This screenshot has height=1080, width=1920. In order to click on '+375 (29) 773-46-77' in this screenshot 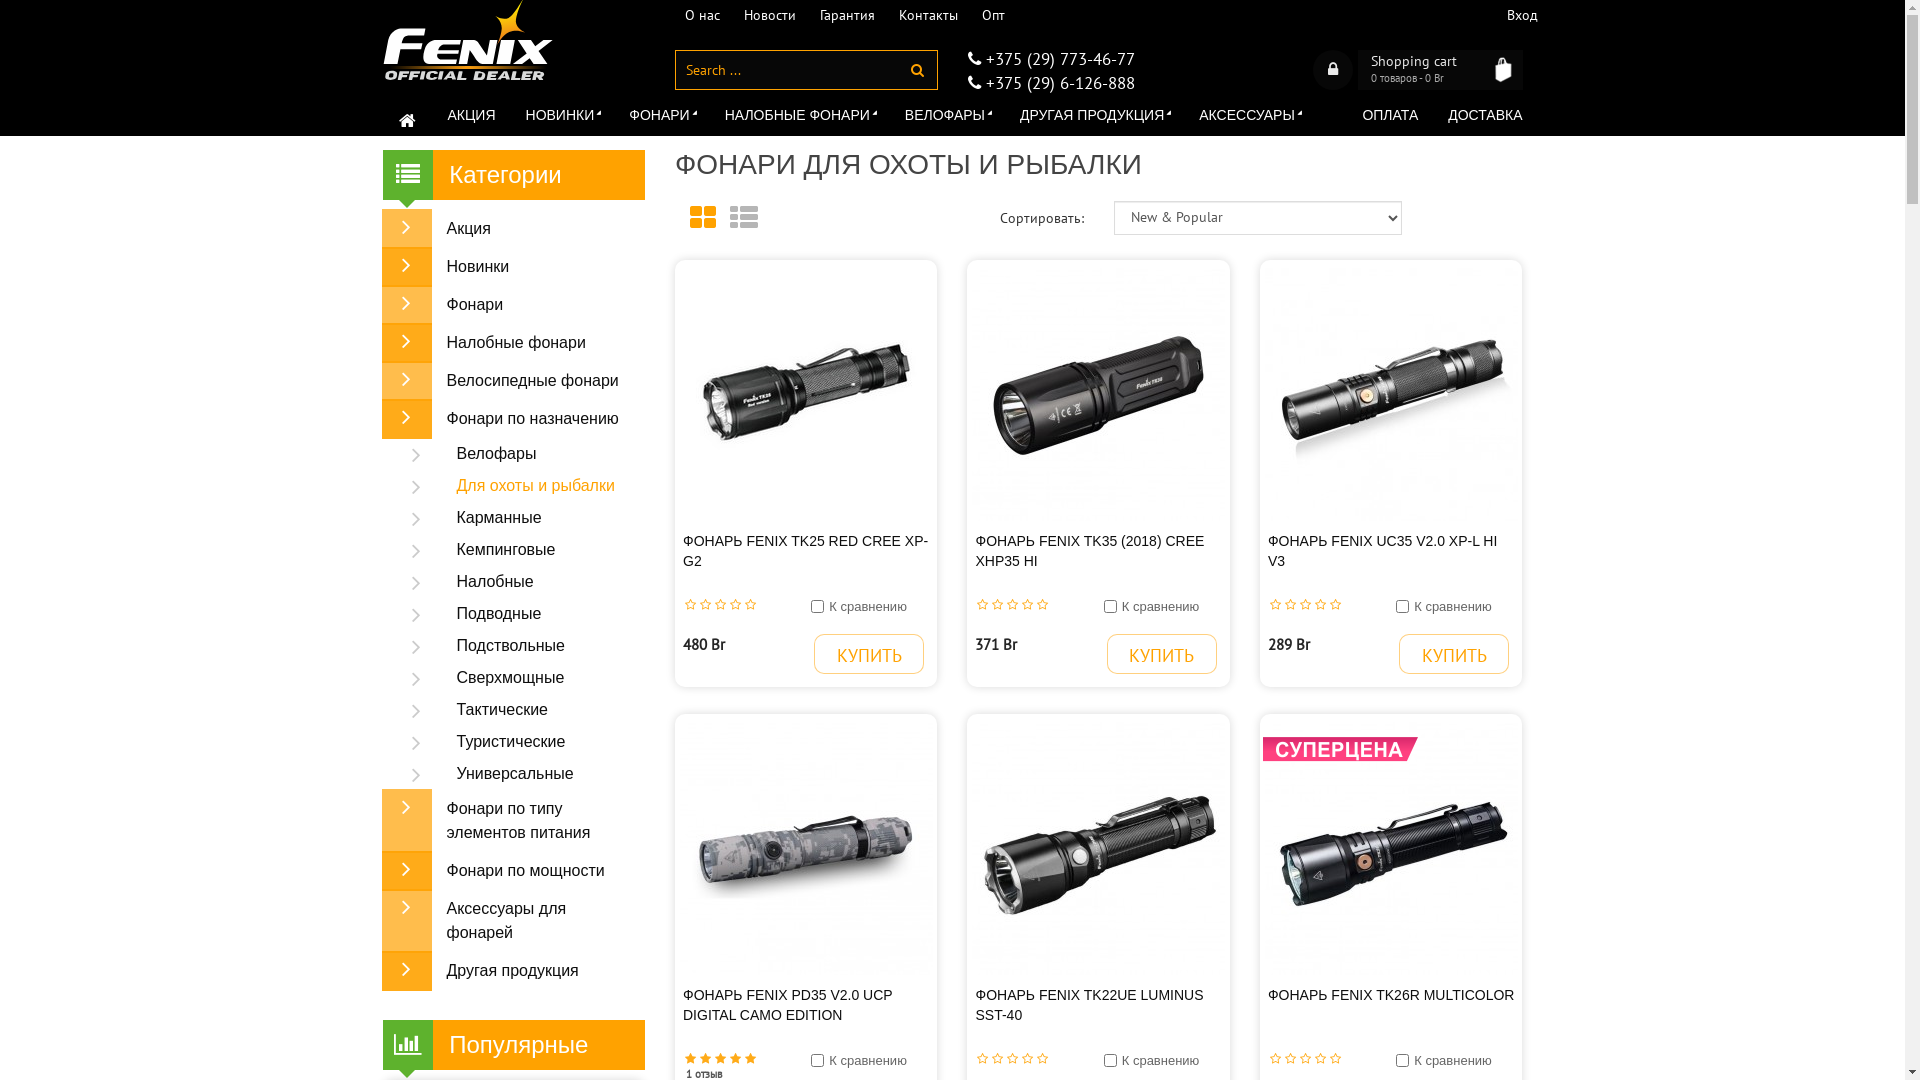, I will do `click(1055, 57)`.